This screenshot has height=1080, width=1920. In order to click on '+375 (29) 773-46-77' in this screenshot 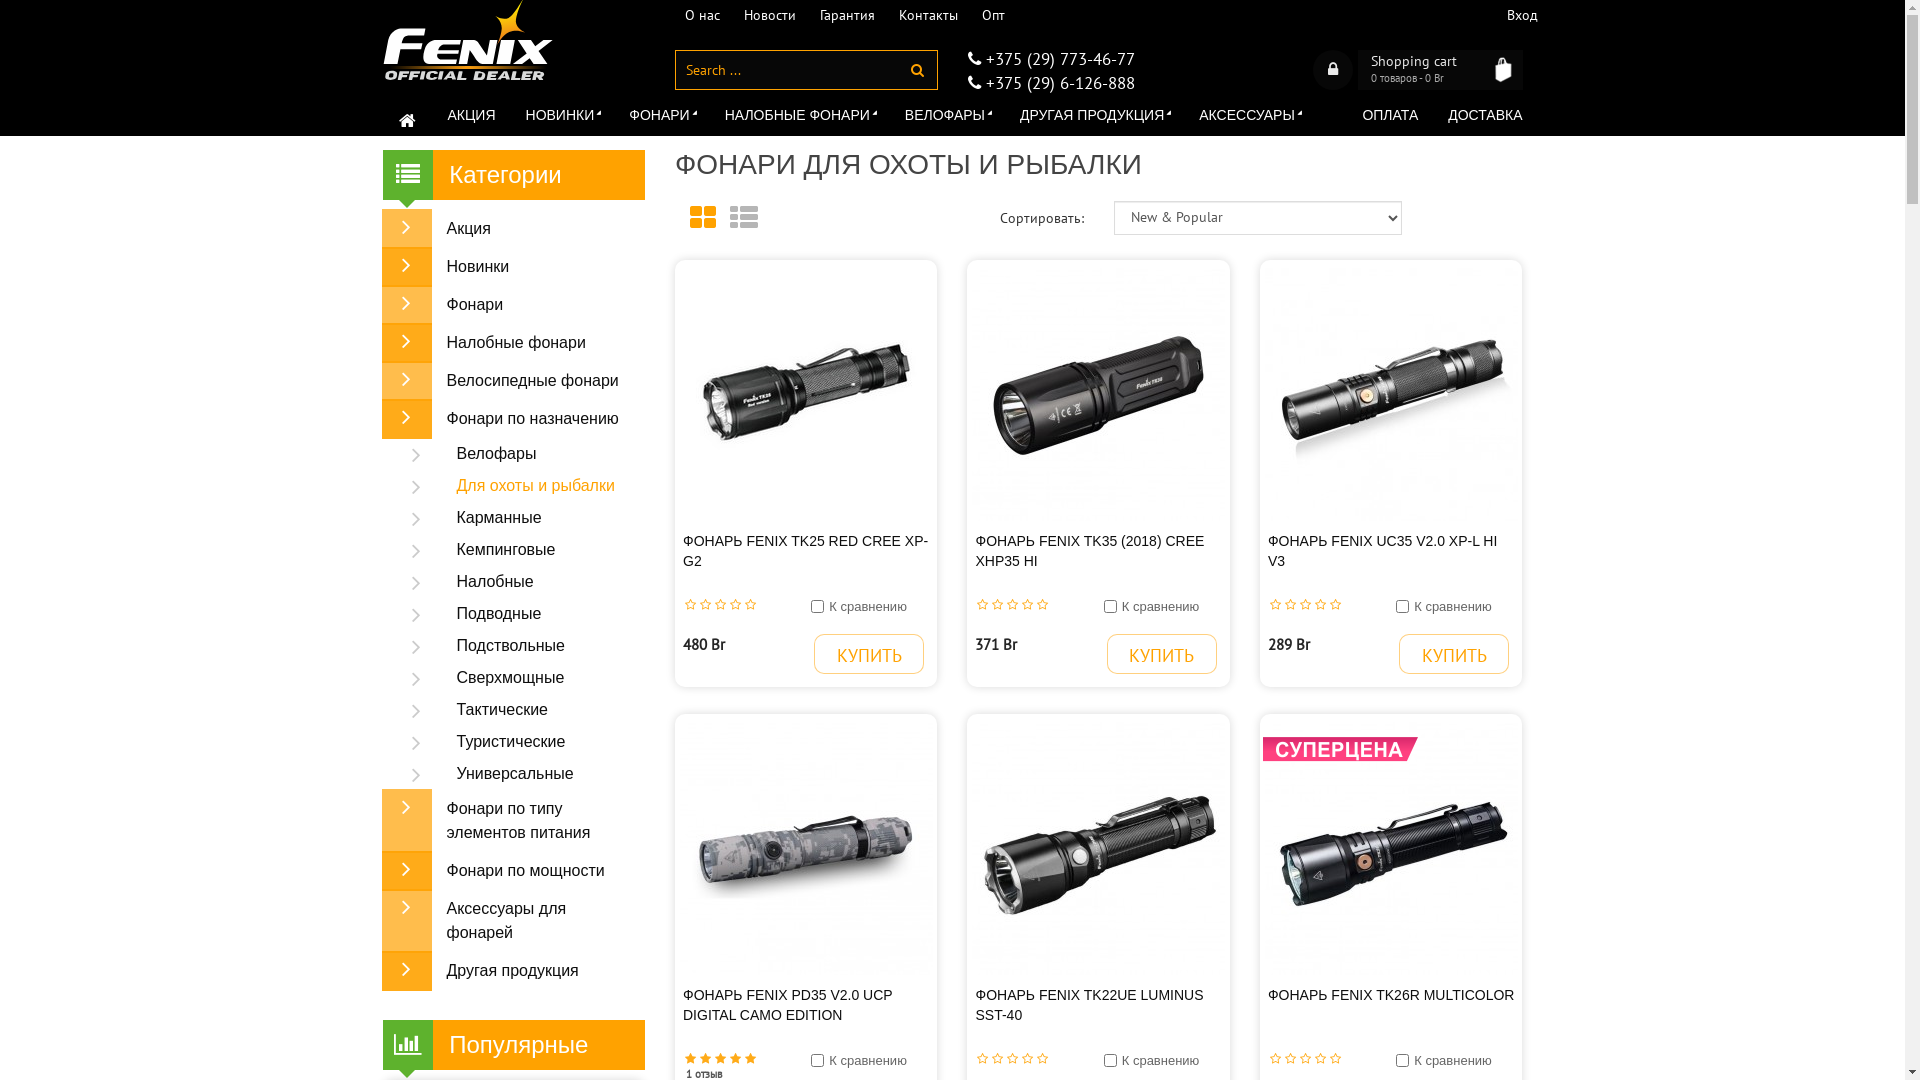, I will do `click(1055, 57)`.